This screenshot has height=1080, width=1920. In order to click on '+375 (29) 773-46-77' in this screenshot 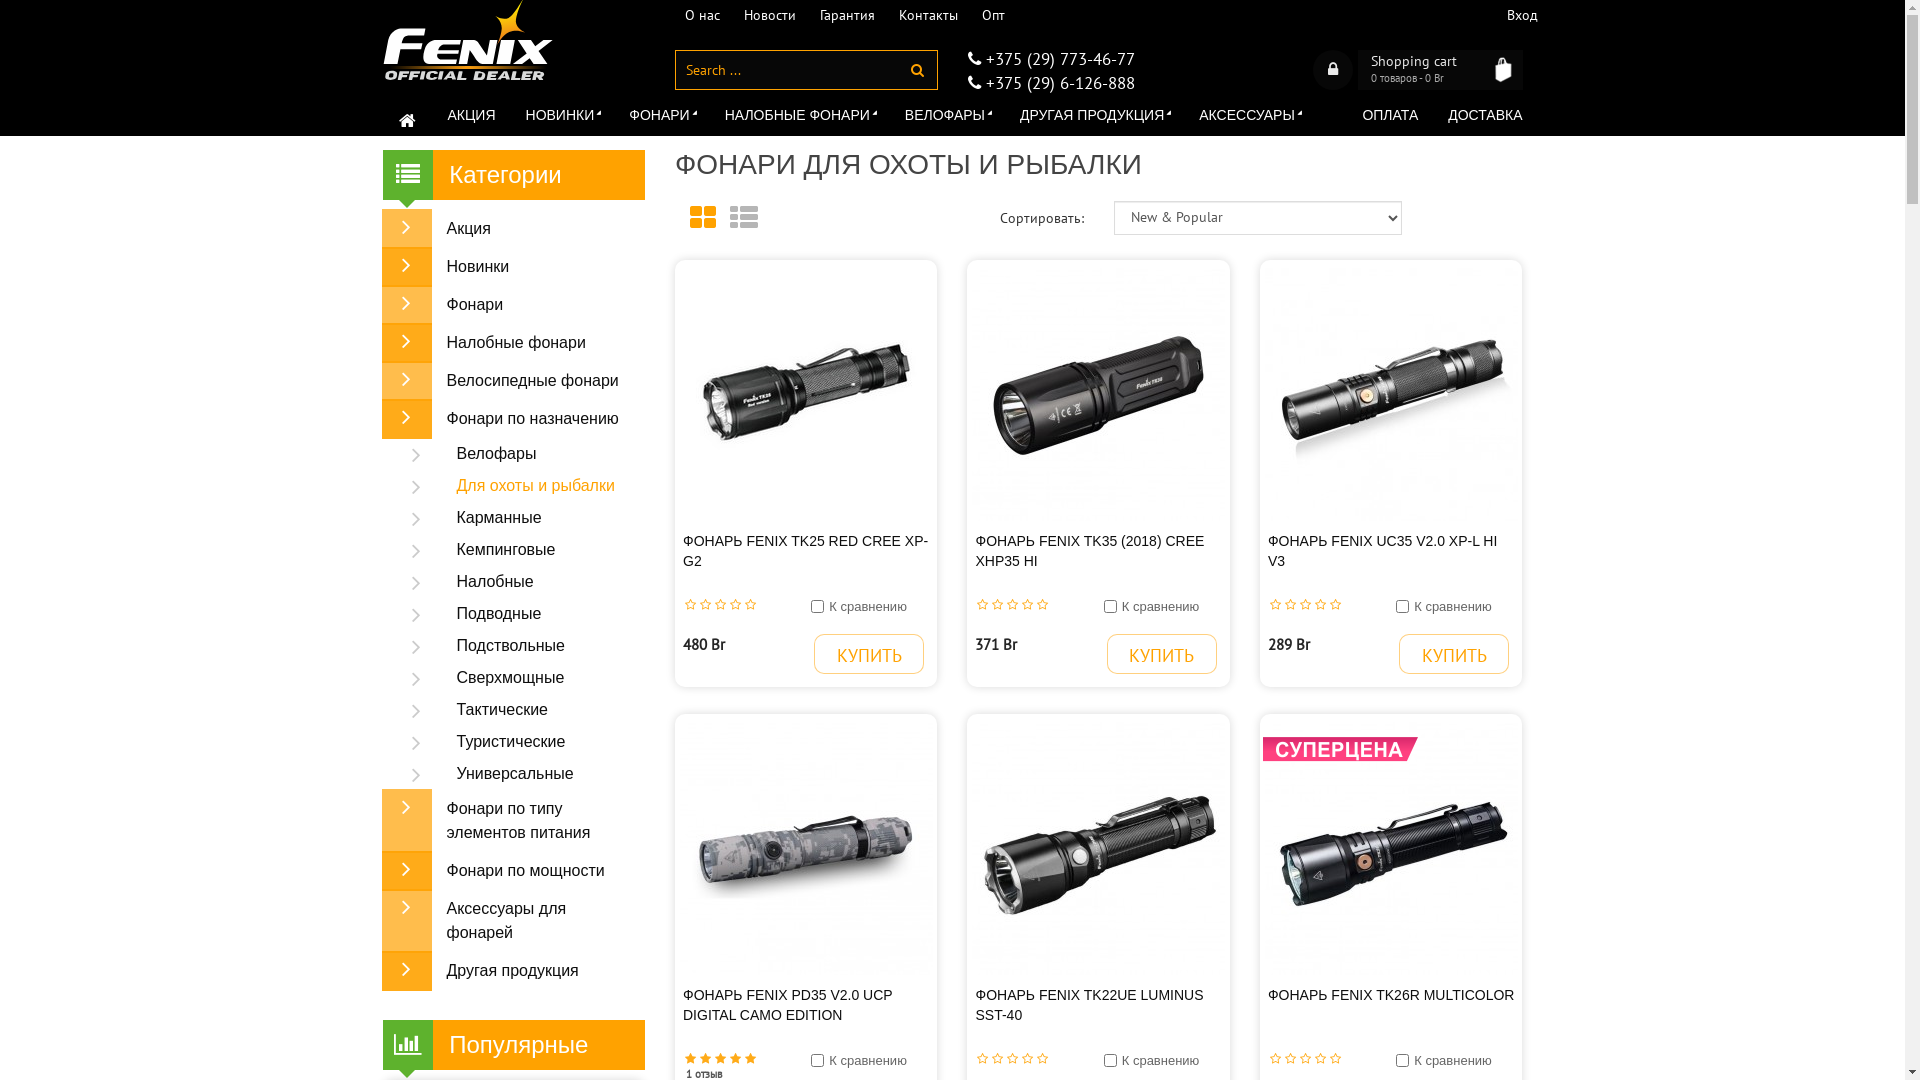, I will do `click(1055, 57)`.